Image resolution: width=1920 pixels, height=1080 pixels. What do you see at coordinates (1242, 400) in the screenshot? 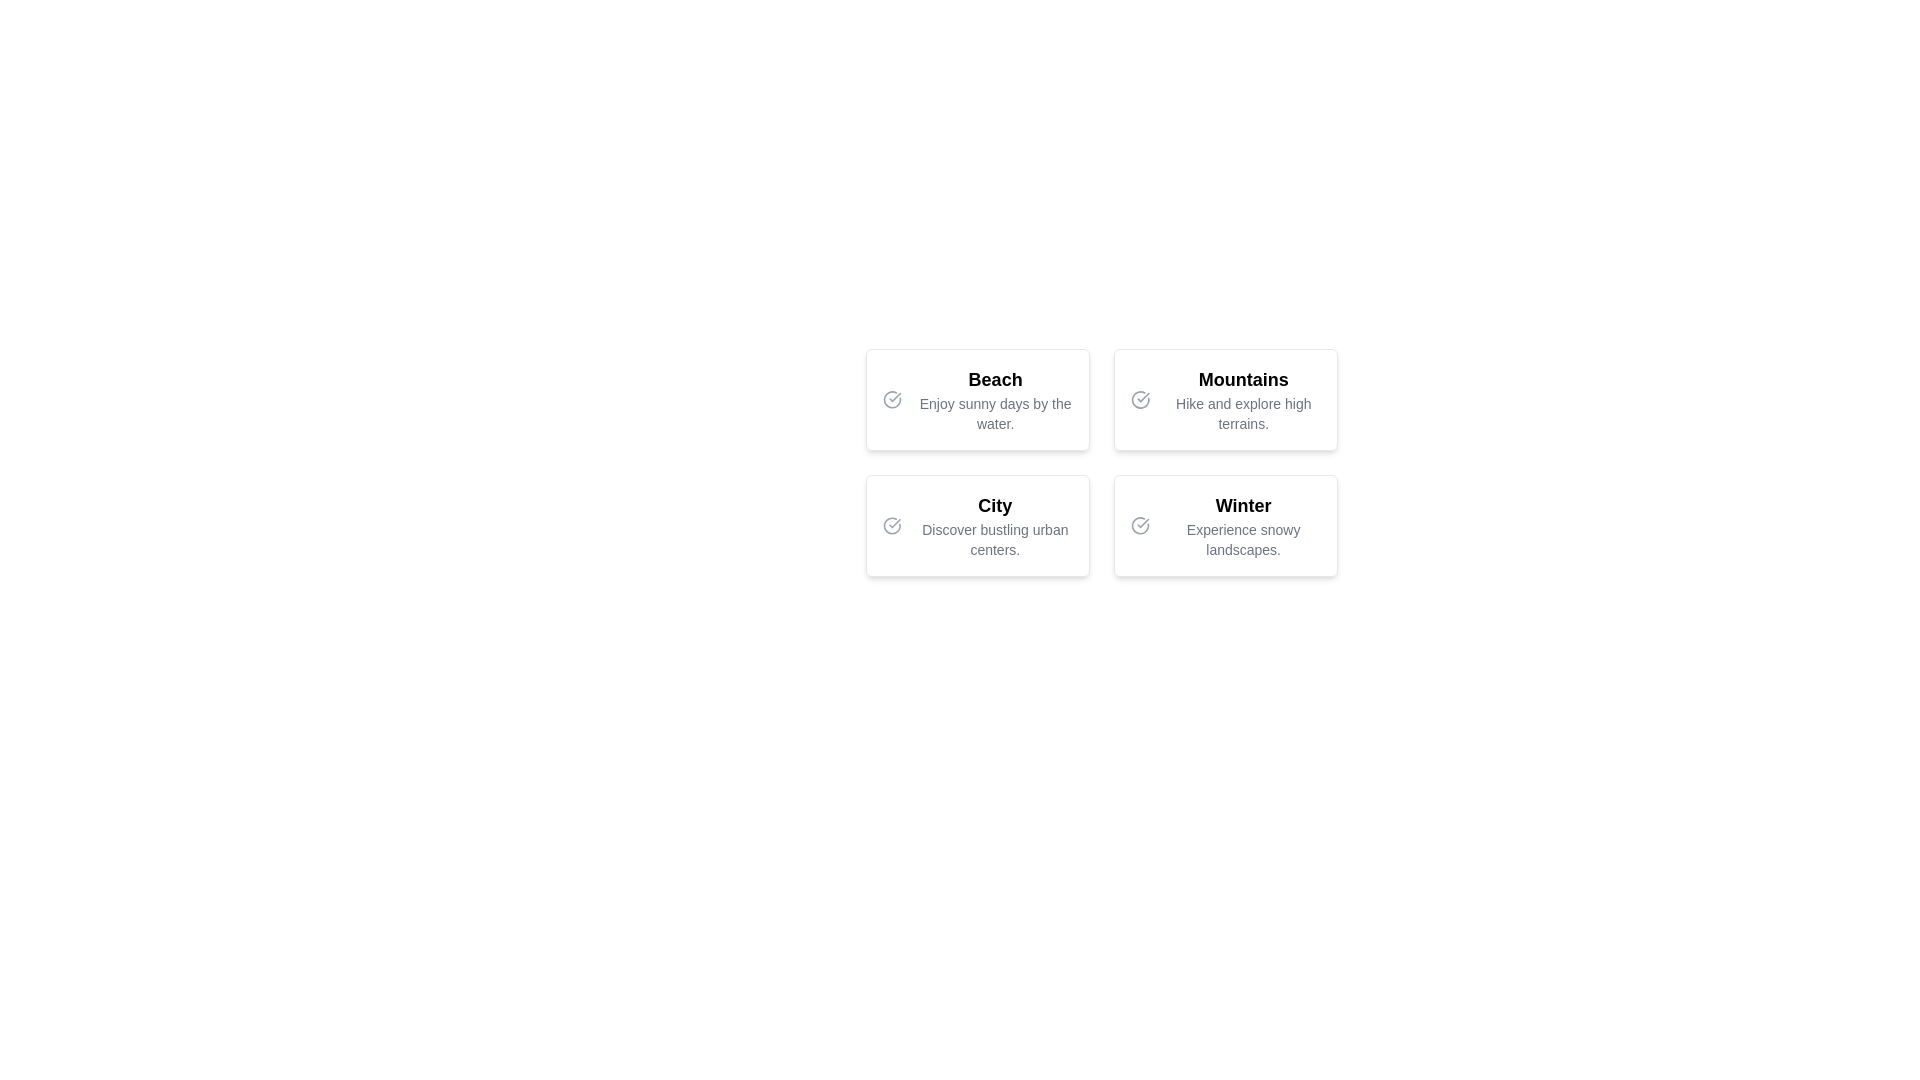
I see `the Text Display element titled 'Mountains', which contains the description 'Hike and explore high terrains.' and is styled in a modern card layout` at bounding box center [1242, 400].